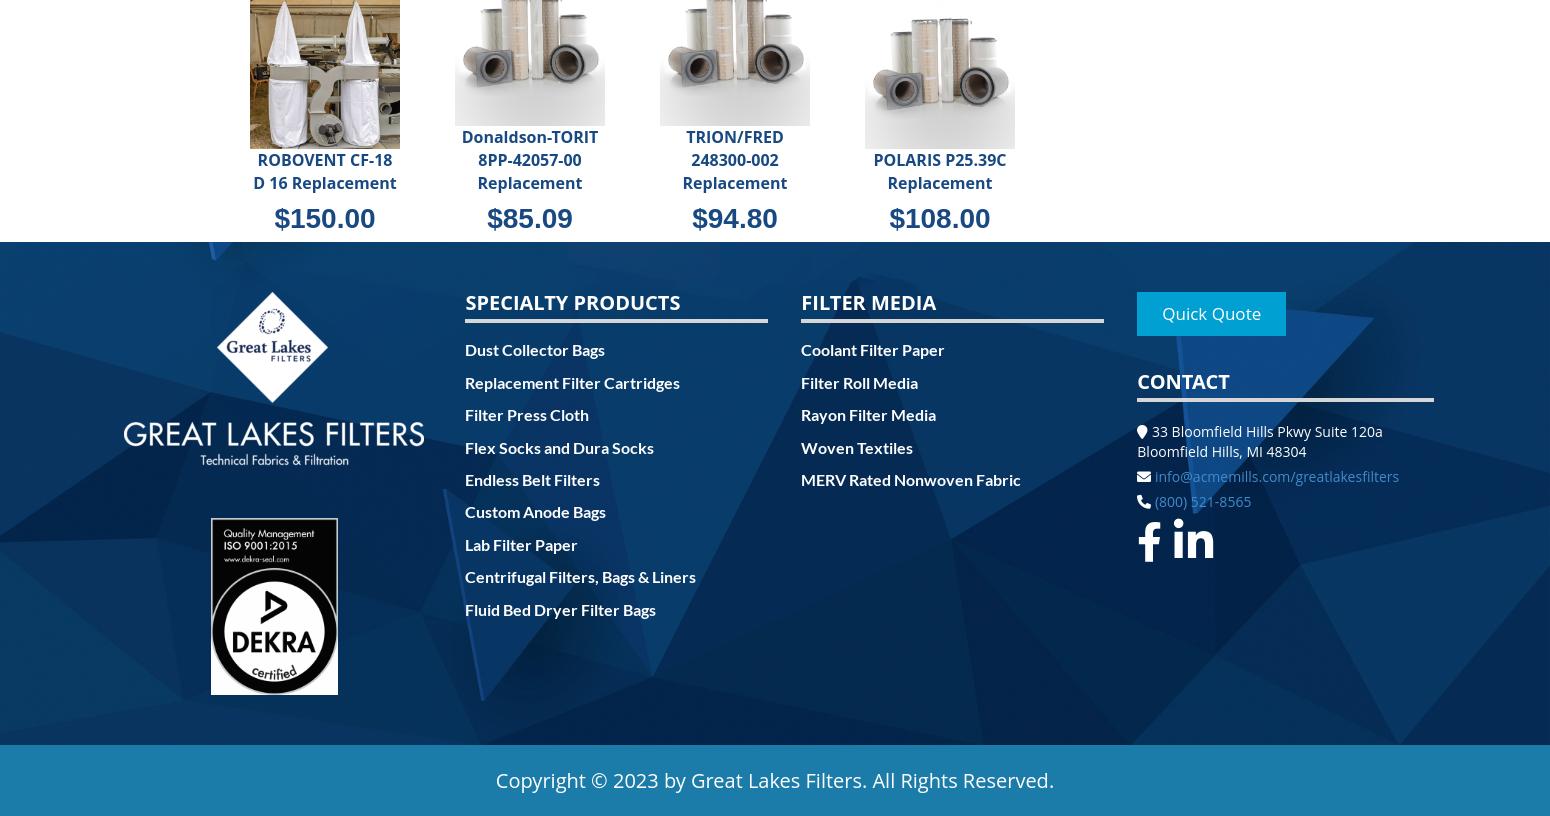 The image size is (1550, 816). Describe the element at coordinates (859, 381) in the screenshot. I see `'Filter Roll Media'` at that location.